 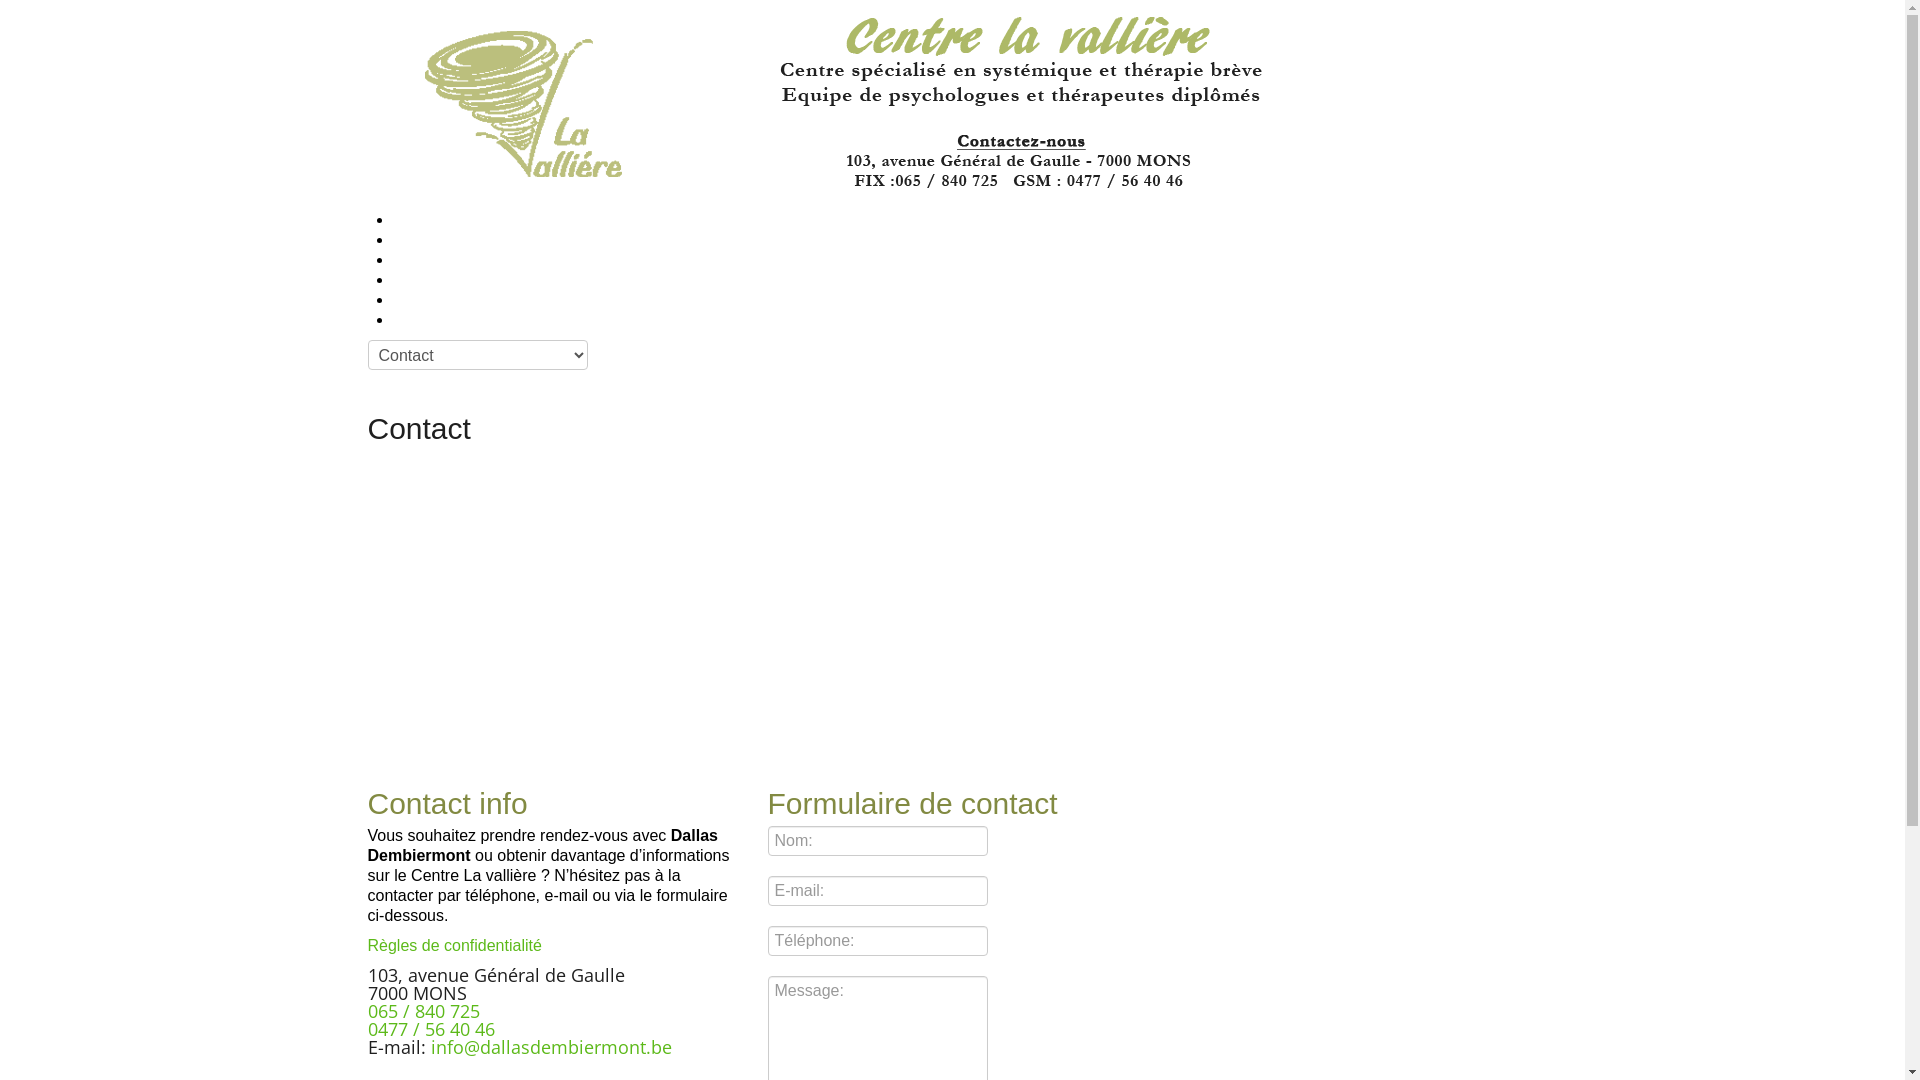 What do you see at coordinates (430, 1029) in the screenshot?
I see `'0477 / 56 40 46'` at bounding box center [430, 1029].